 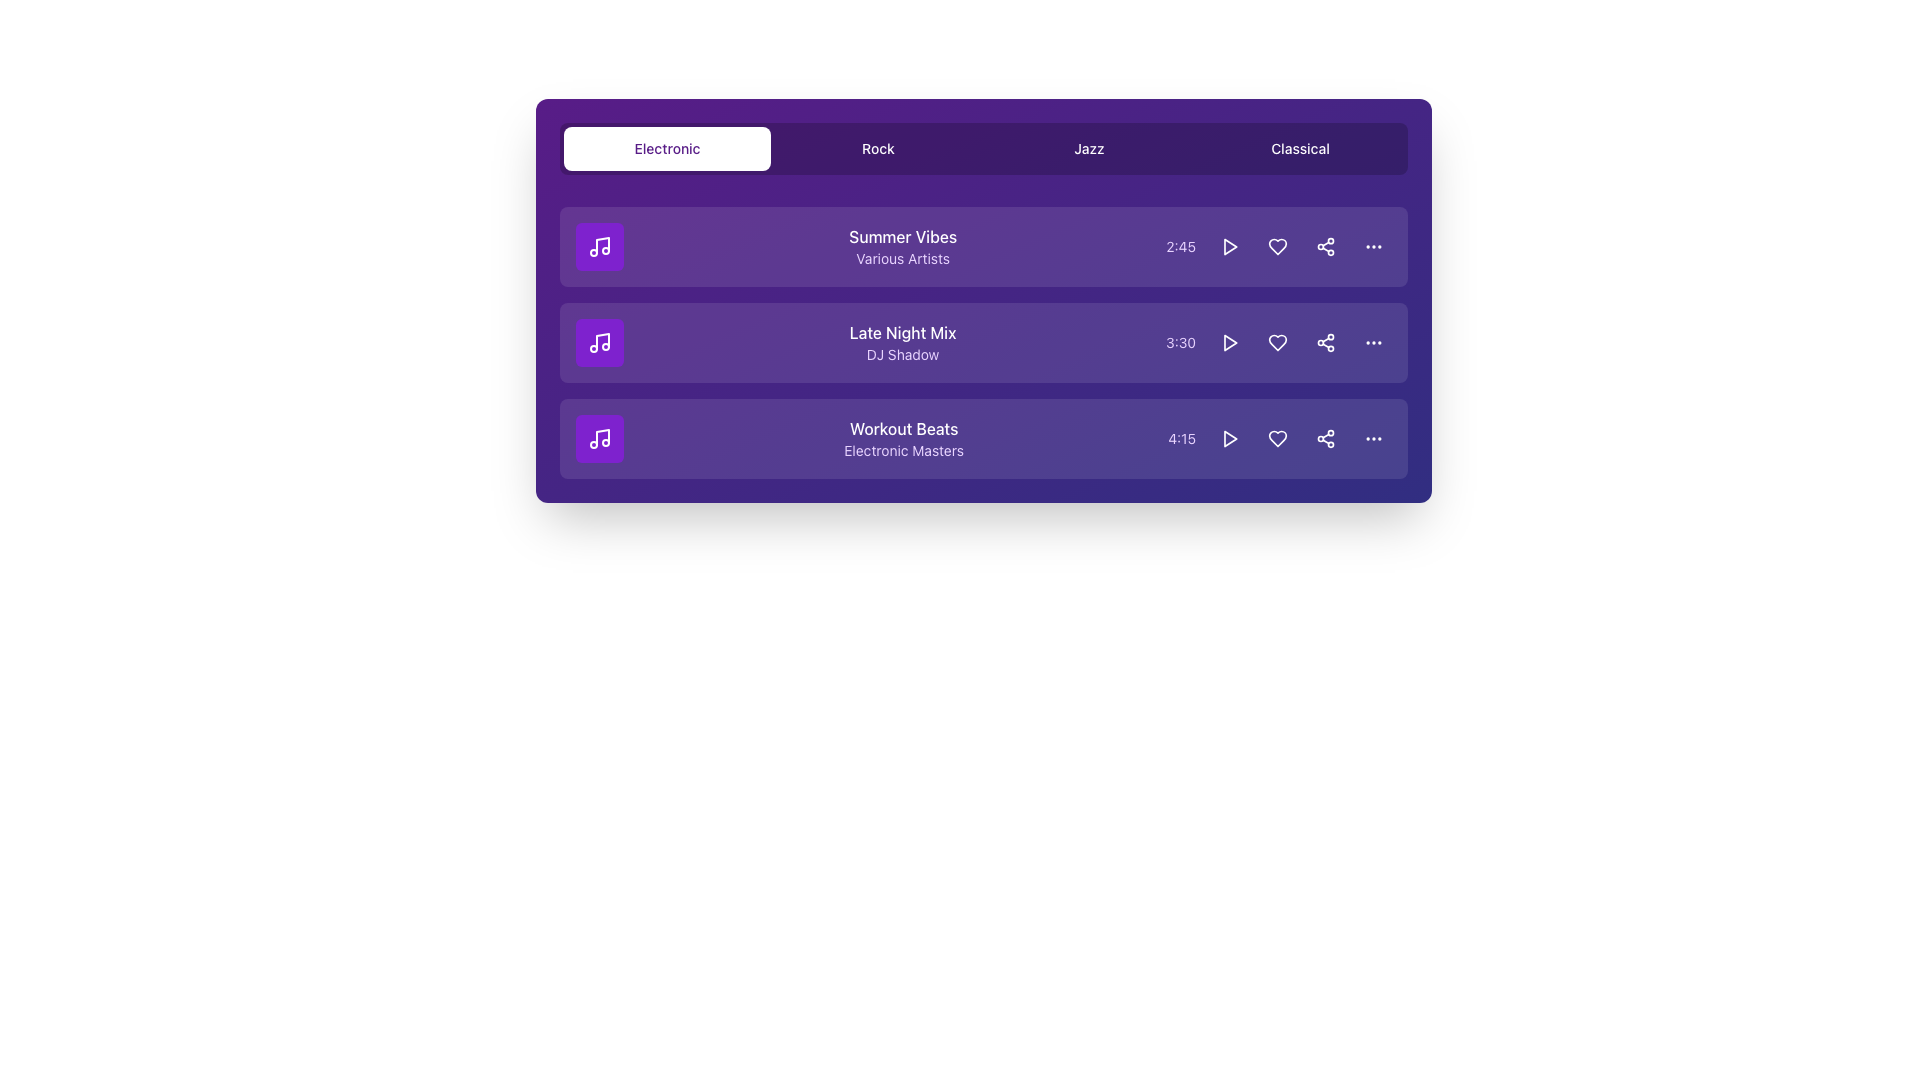 What do you see at coordinates (1276, 342) in the screenshot?
I see `the heart-shaped icon button, which is styled with a distinct outline and a white color against a dark purple background, to mark the item as favorite` at bounding box center [1276, 342].